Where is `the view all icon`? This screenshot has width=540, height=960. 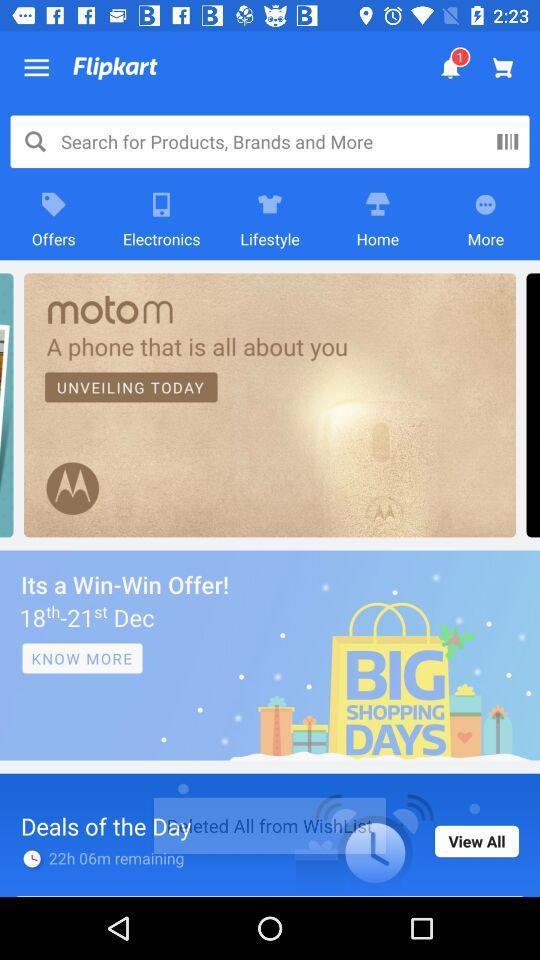 the view all icon is located at coordinates (475, 840).